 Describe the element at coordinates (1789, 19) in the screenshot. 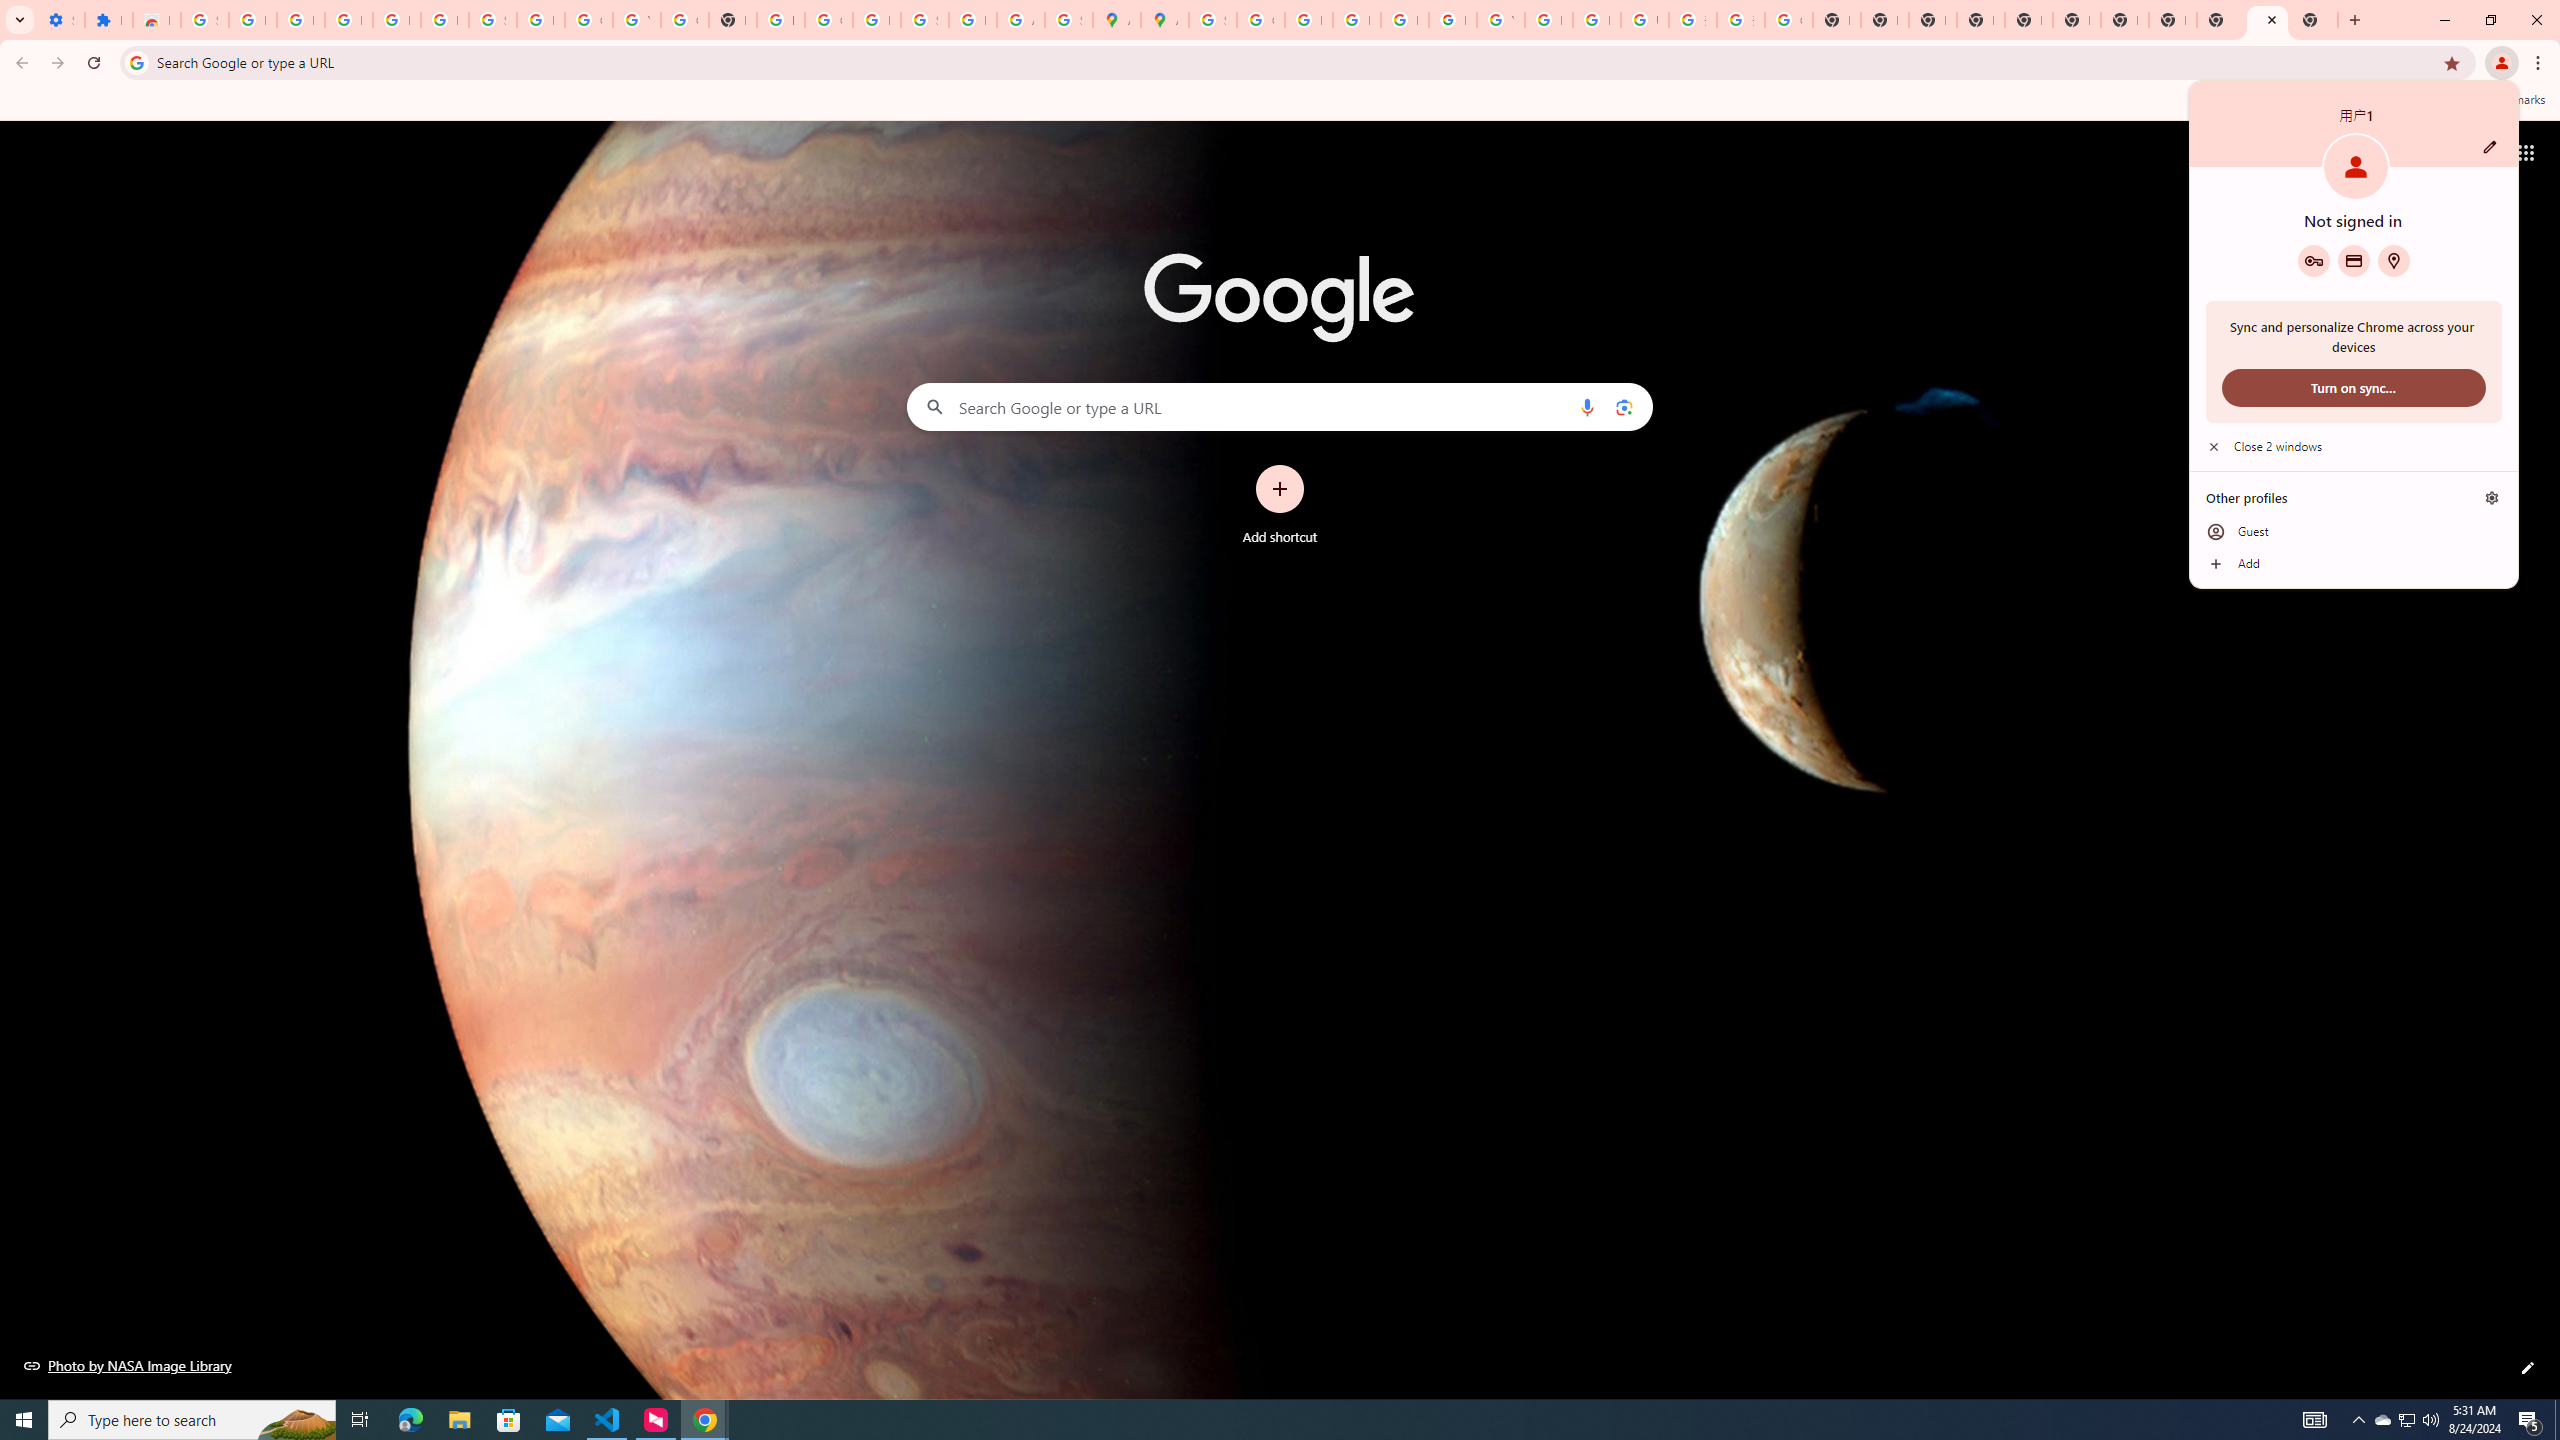

I see `'Google Images'` at that location.